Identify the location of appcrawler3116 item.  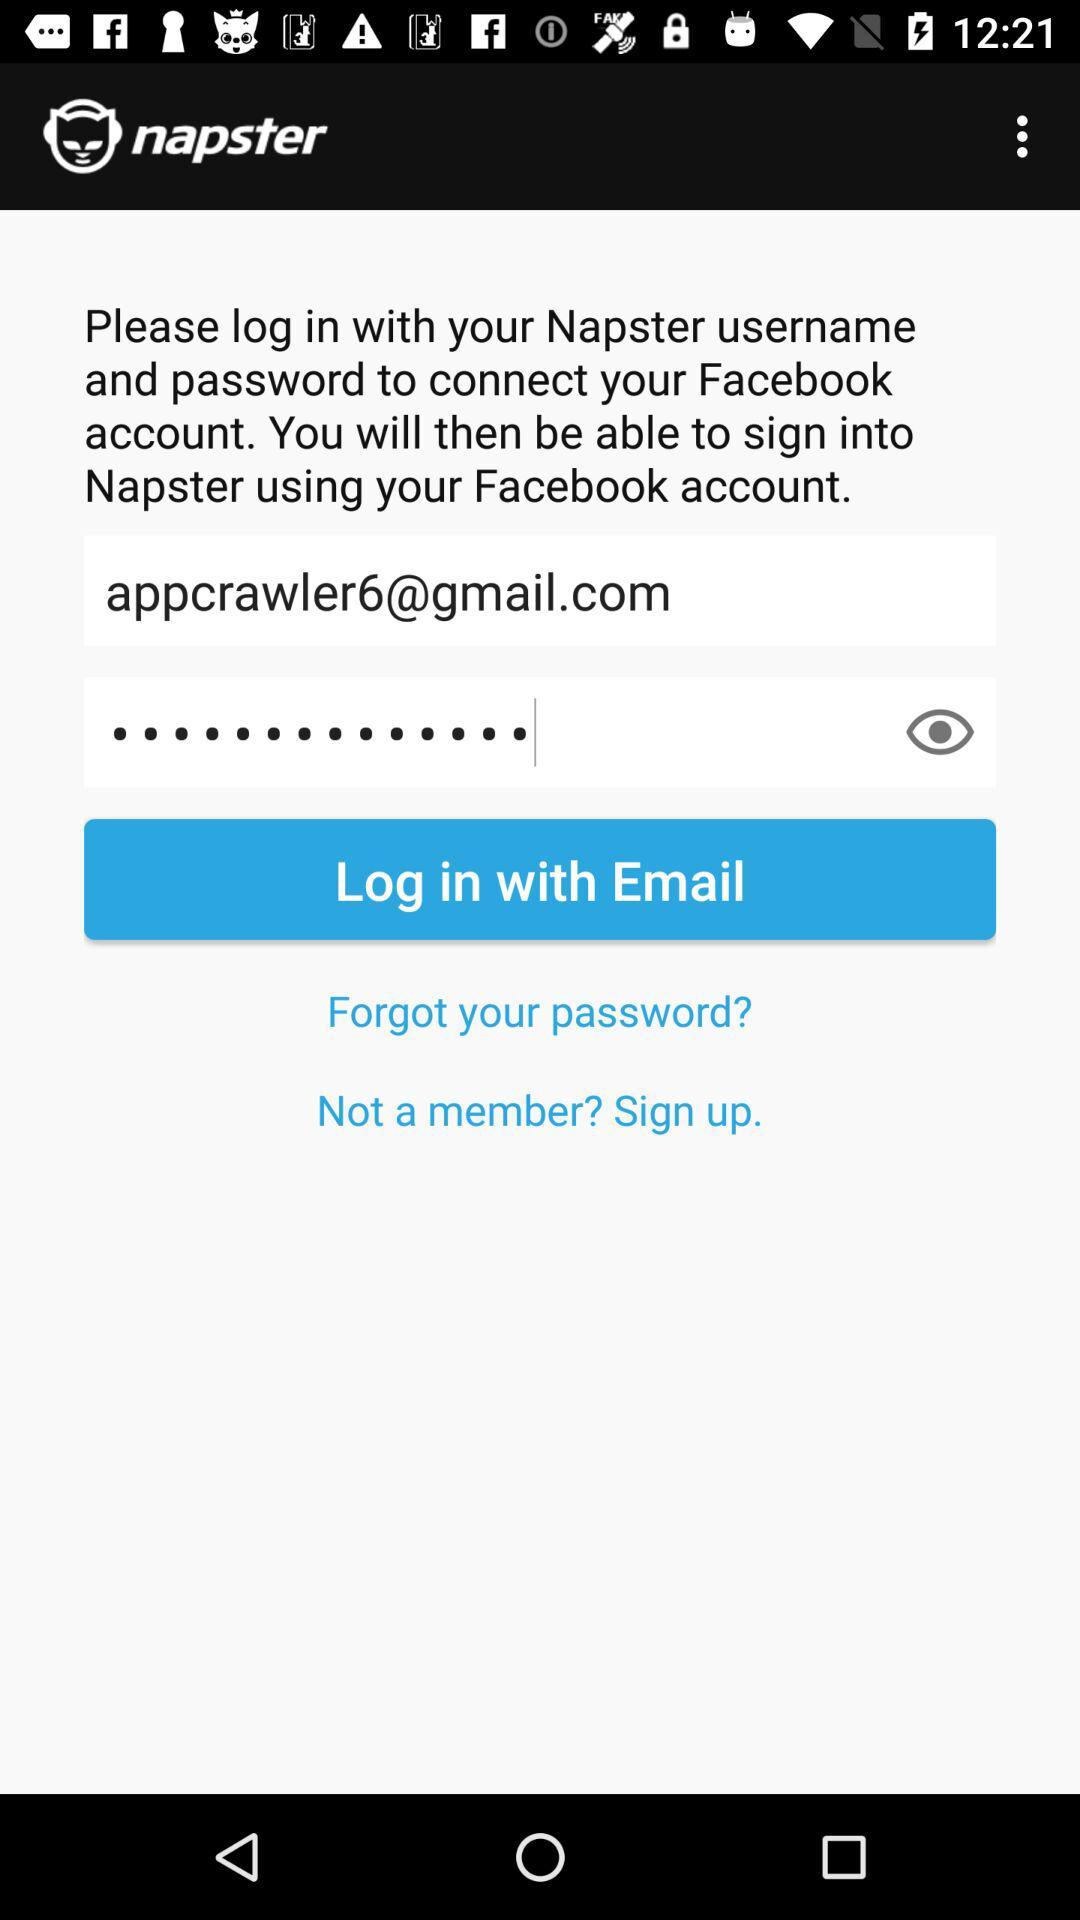
(540, 731).